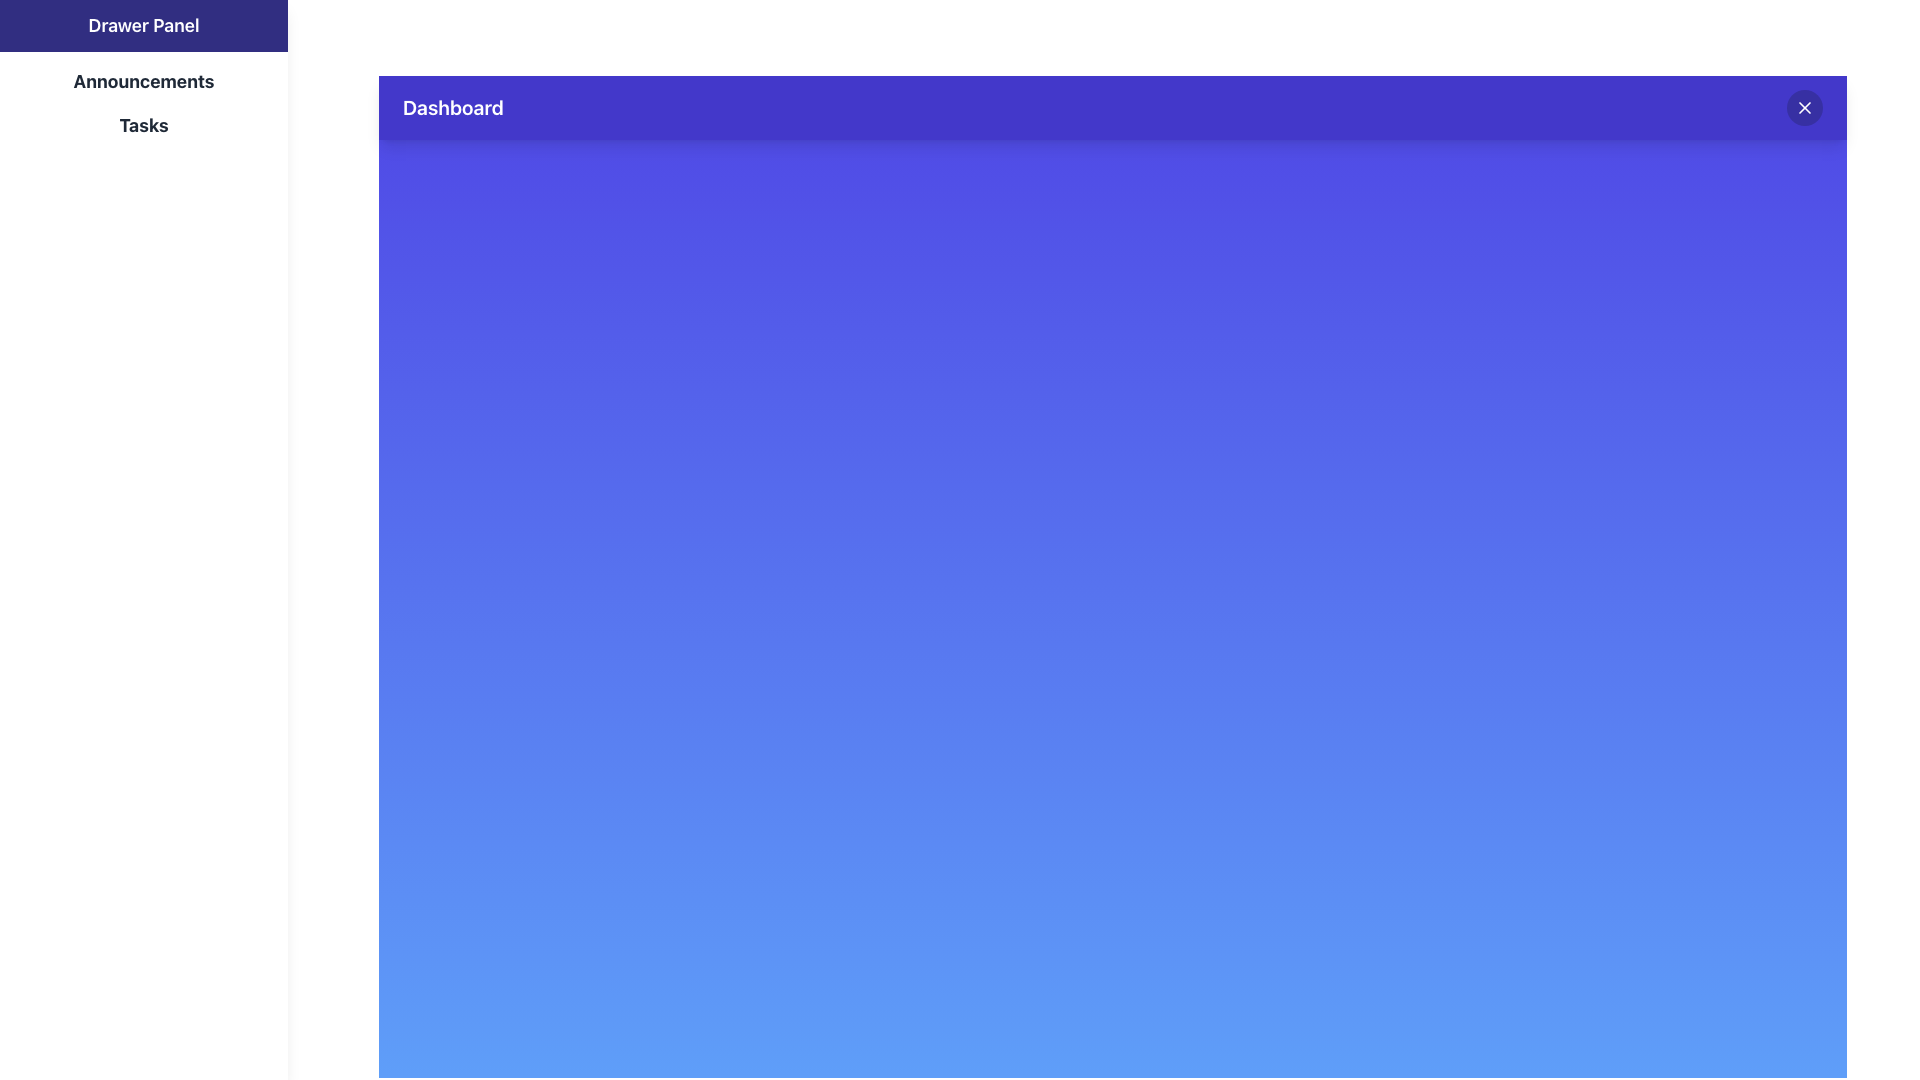 This screenshot has width=1920, height=1080. What do you see at coordinates (143, 126) in the screenshot?
I see `the 'Tasks' text label, which serves as a heading in the left drawer panel, positioned below 'Announcements' and above a blank separator line` at bounding box center [143, 126].